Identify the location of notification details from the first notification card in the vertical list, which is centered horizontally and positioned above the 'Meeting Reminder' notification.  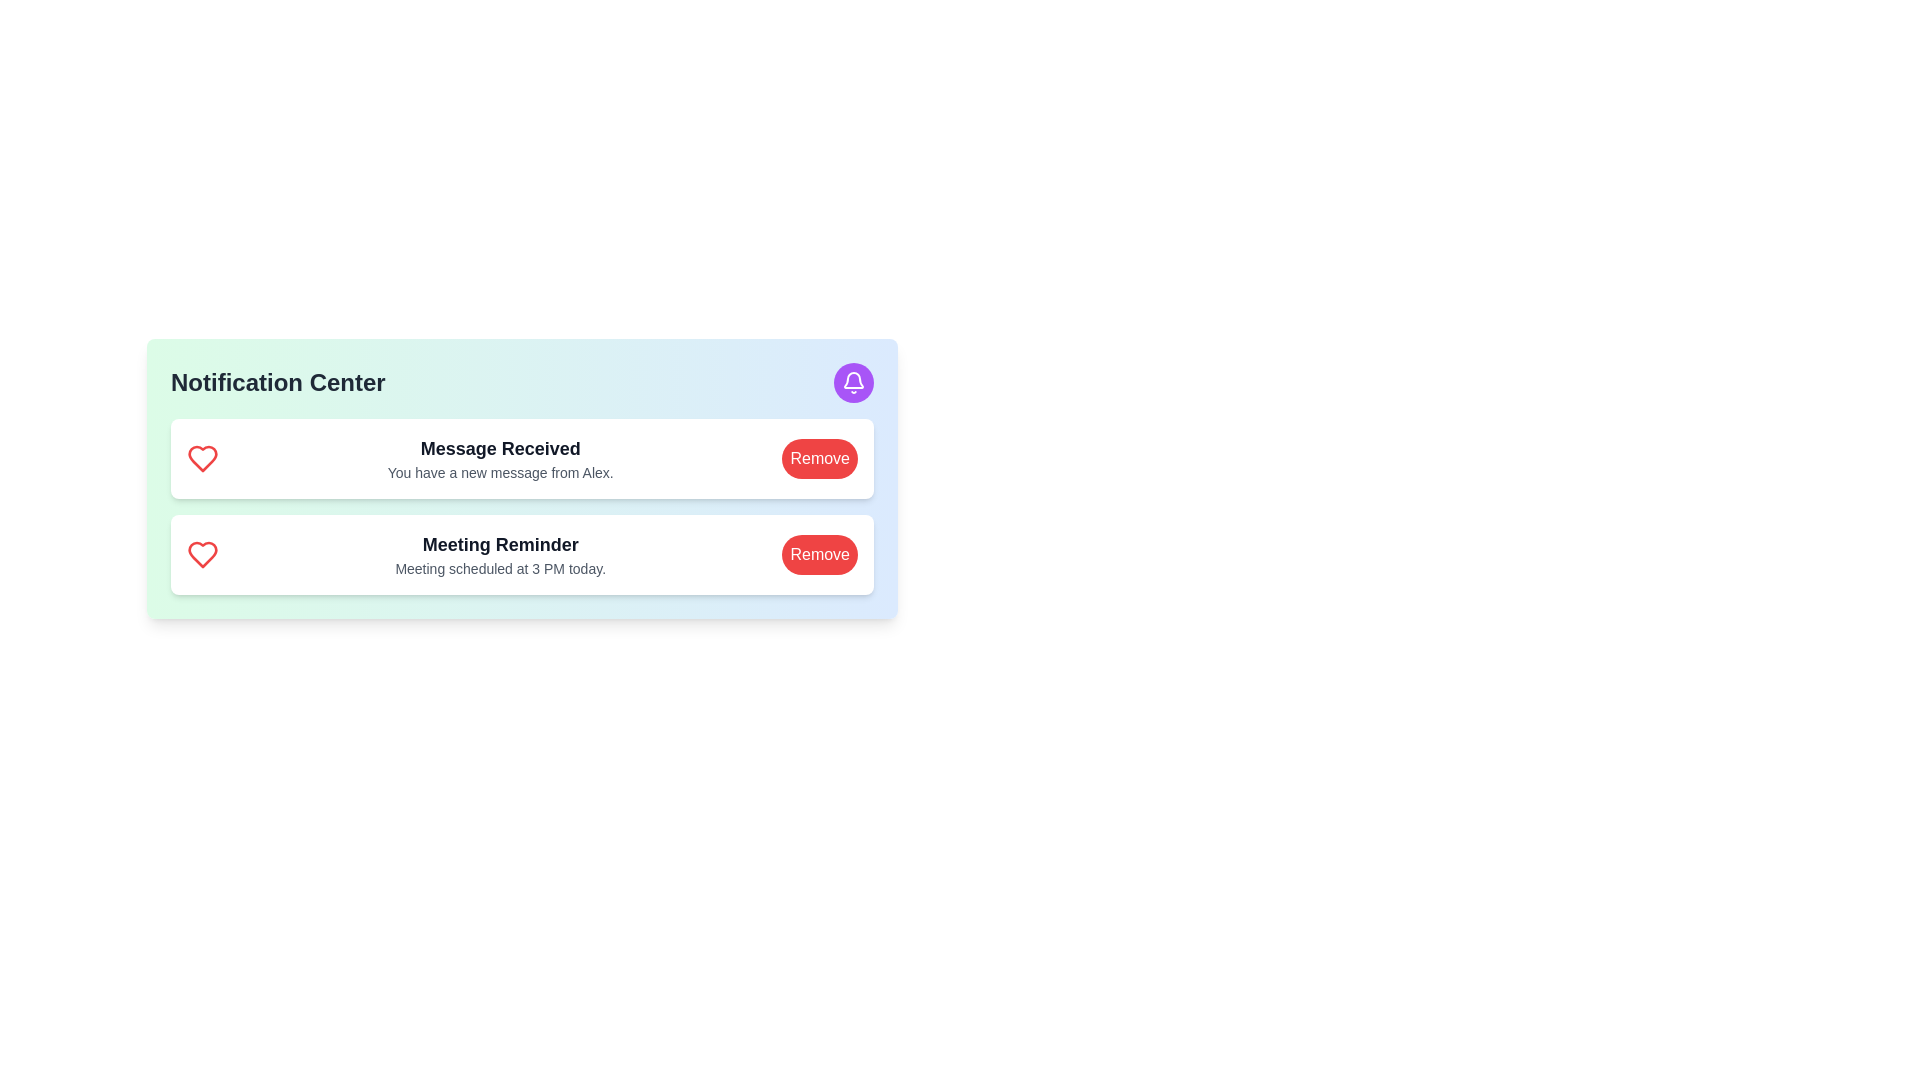
(522, 459).